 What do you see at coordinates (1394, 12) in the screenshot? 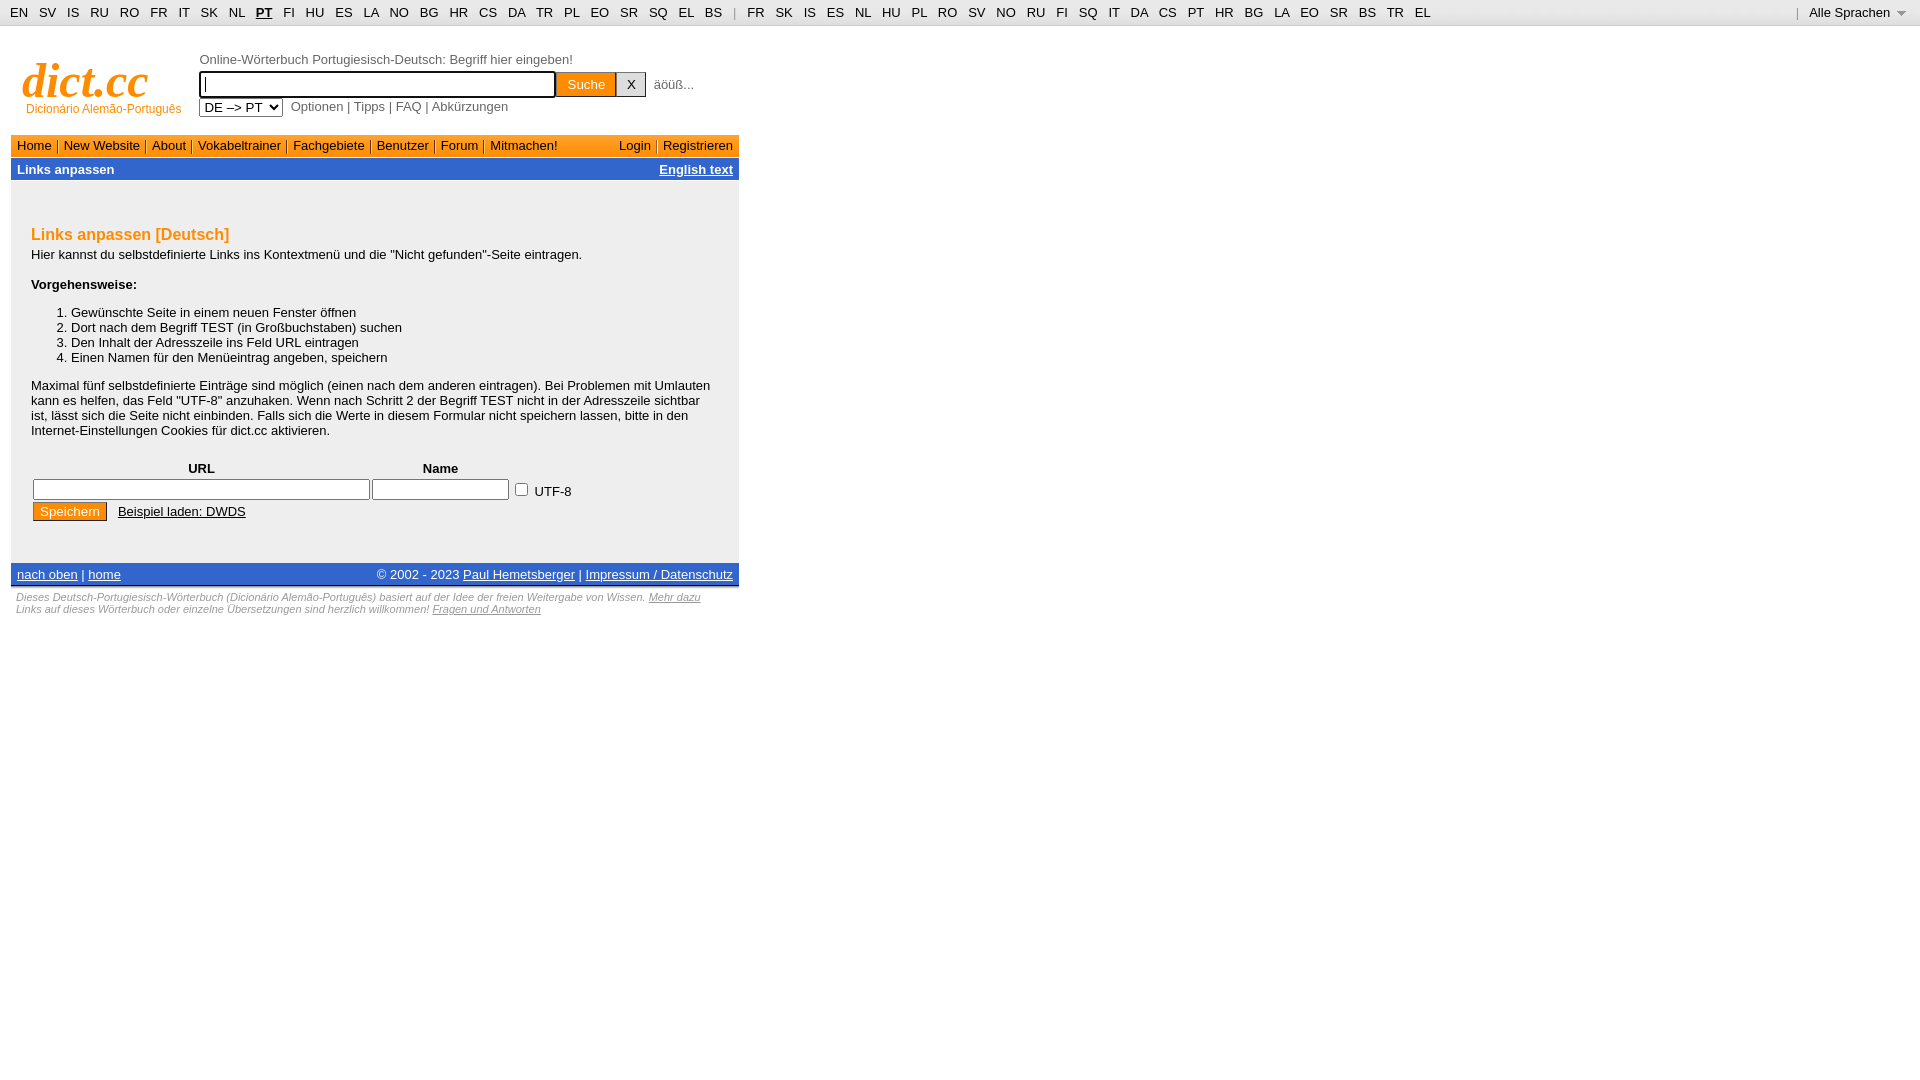
I see `'TR'` at bounding box center [1394, 12].